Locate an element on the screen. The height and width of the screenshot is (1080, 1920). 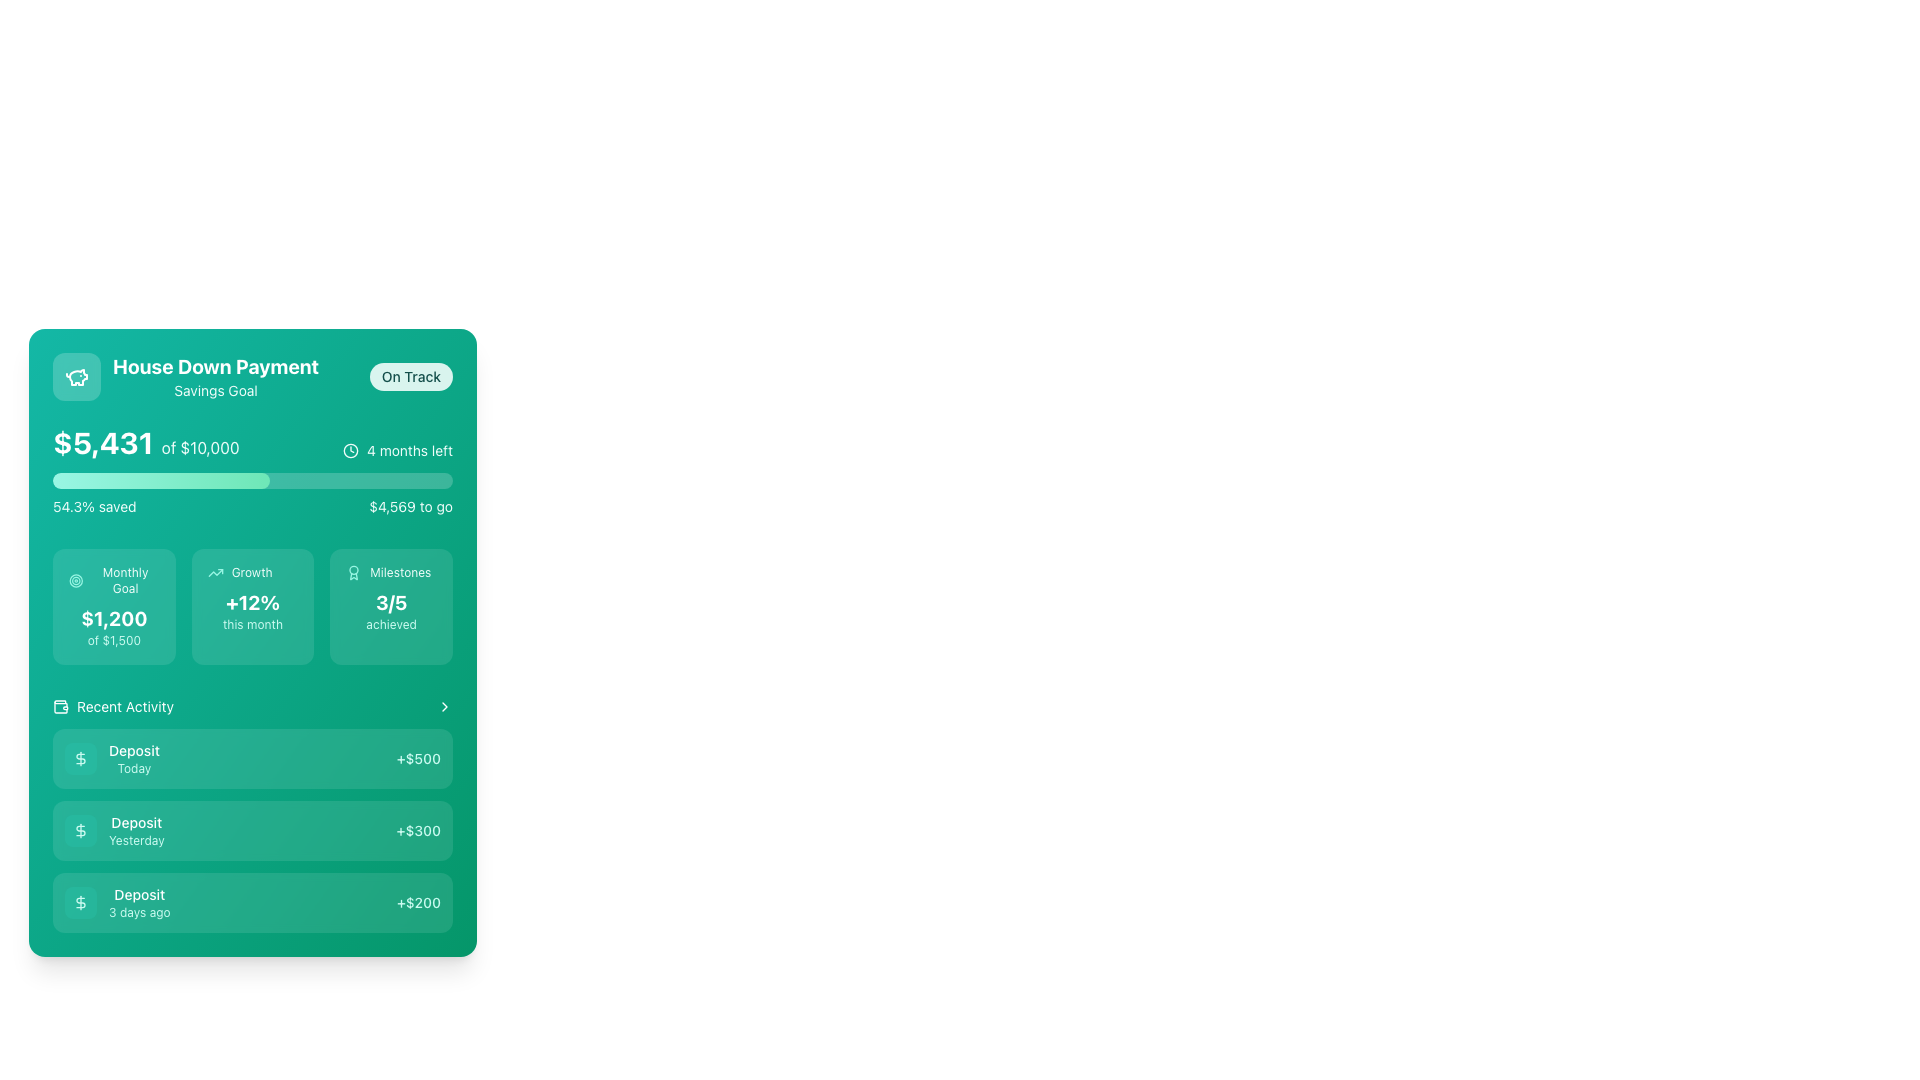
the Text Label that visually represents a growth metric, situated centrally above the text 'this month' and below the header 'Growth' is located at coordinates (252, 601).